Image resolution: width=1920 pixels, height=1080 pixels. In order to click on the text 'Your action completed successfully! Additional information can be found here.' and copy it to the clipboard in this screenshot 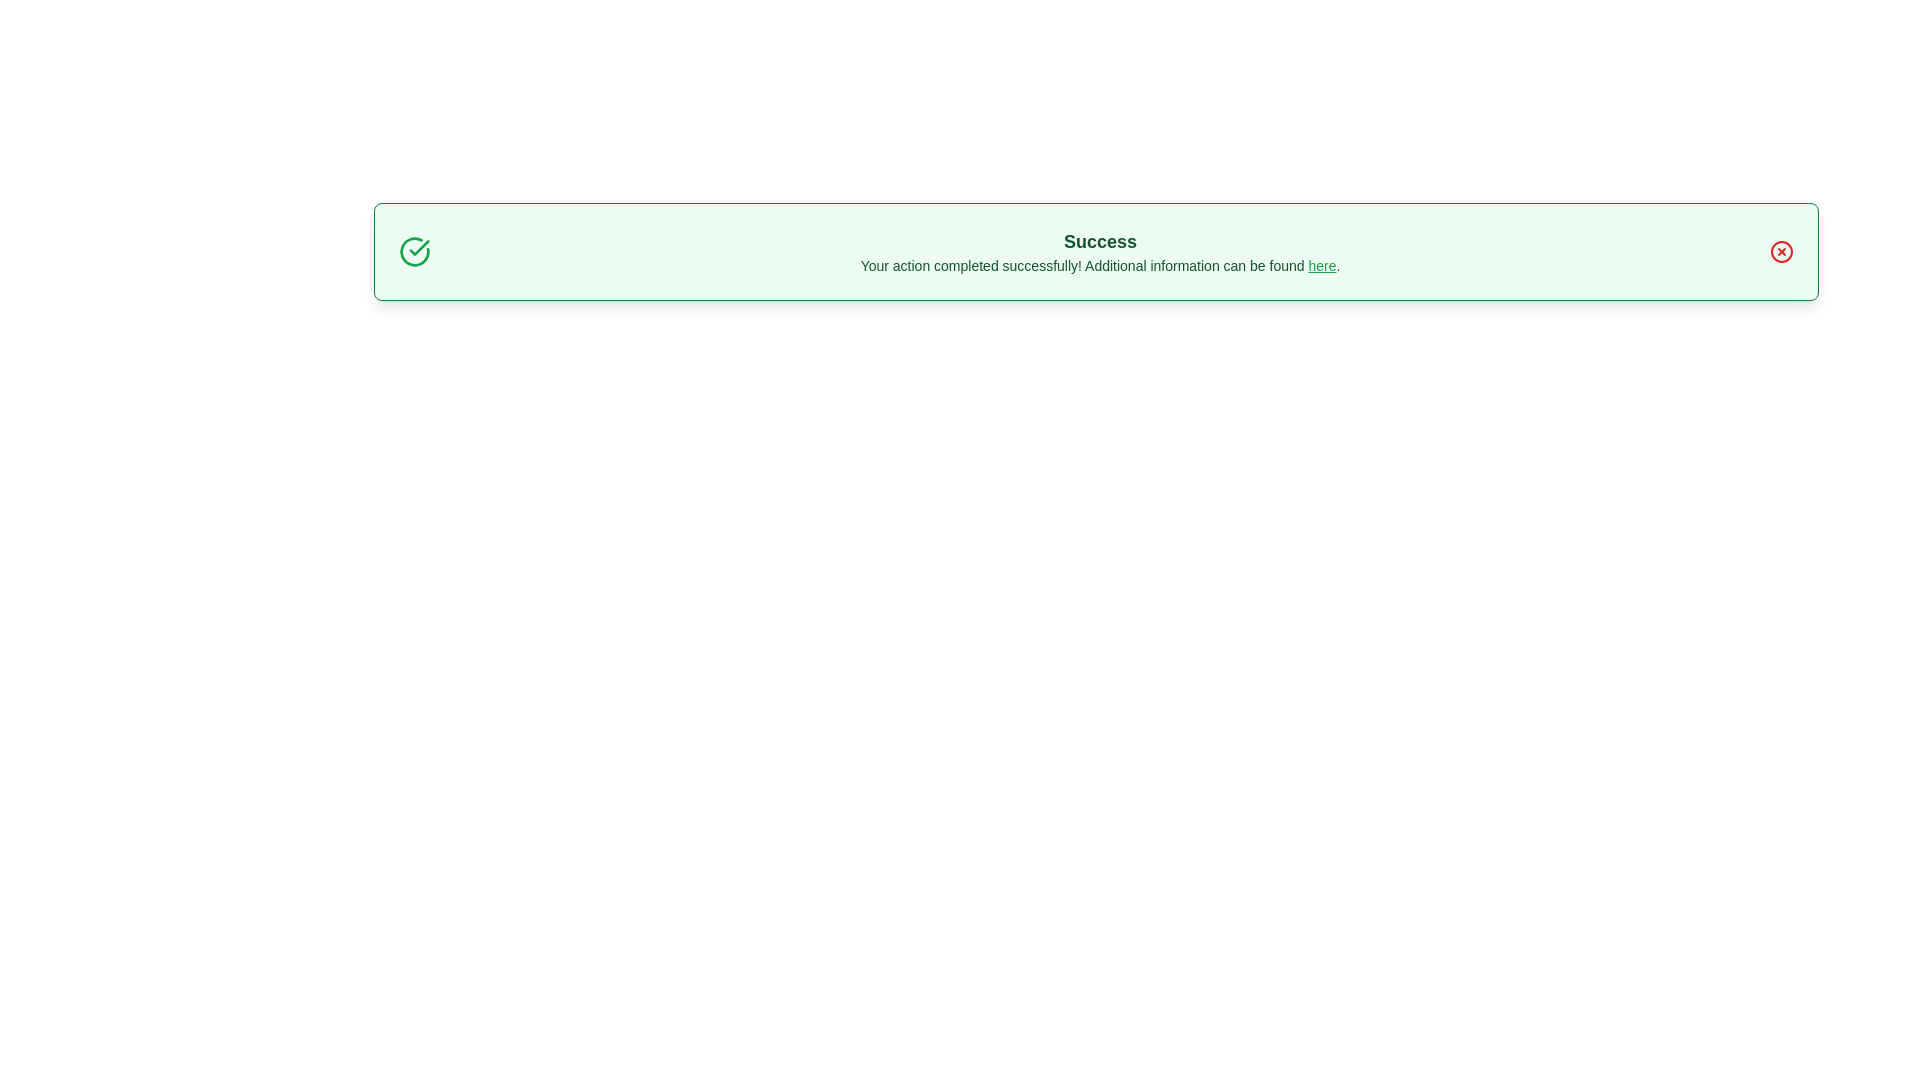, I will do `click(445, 254)`.